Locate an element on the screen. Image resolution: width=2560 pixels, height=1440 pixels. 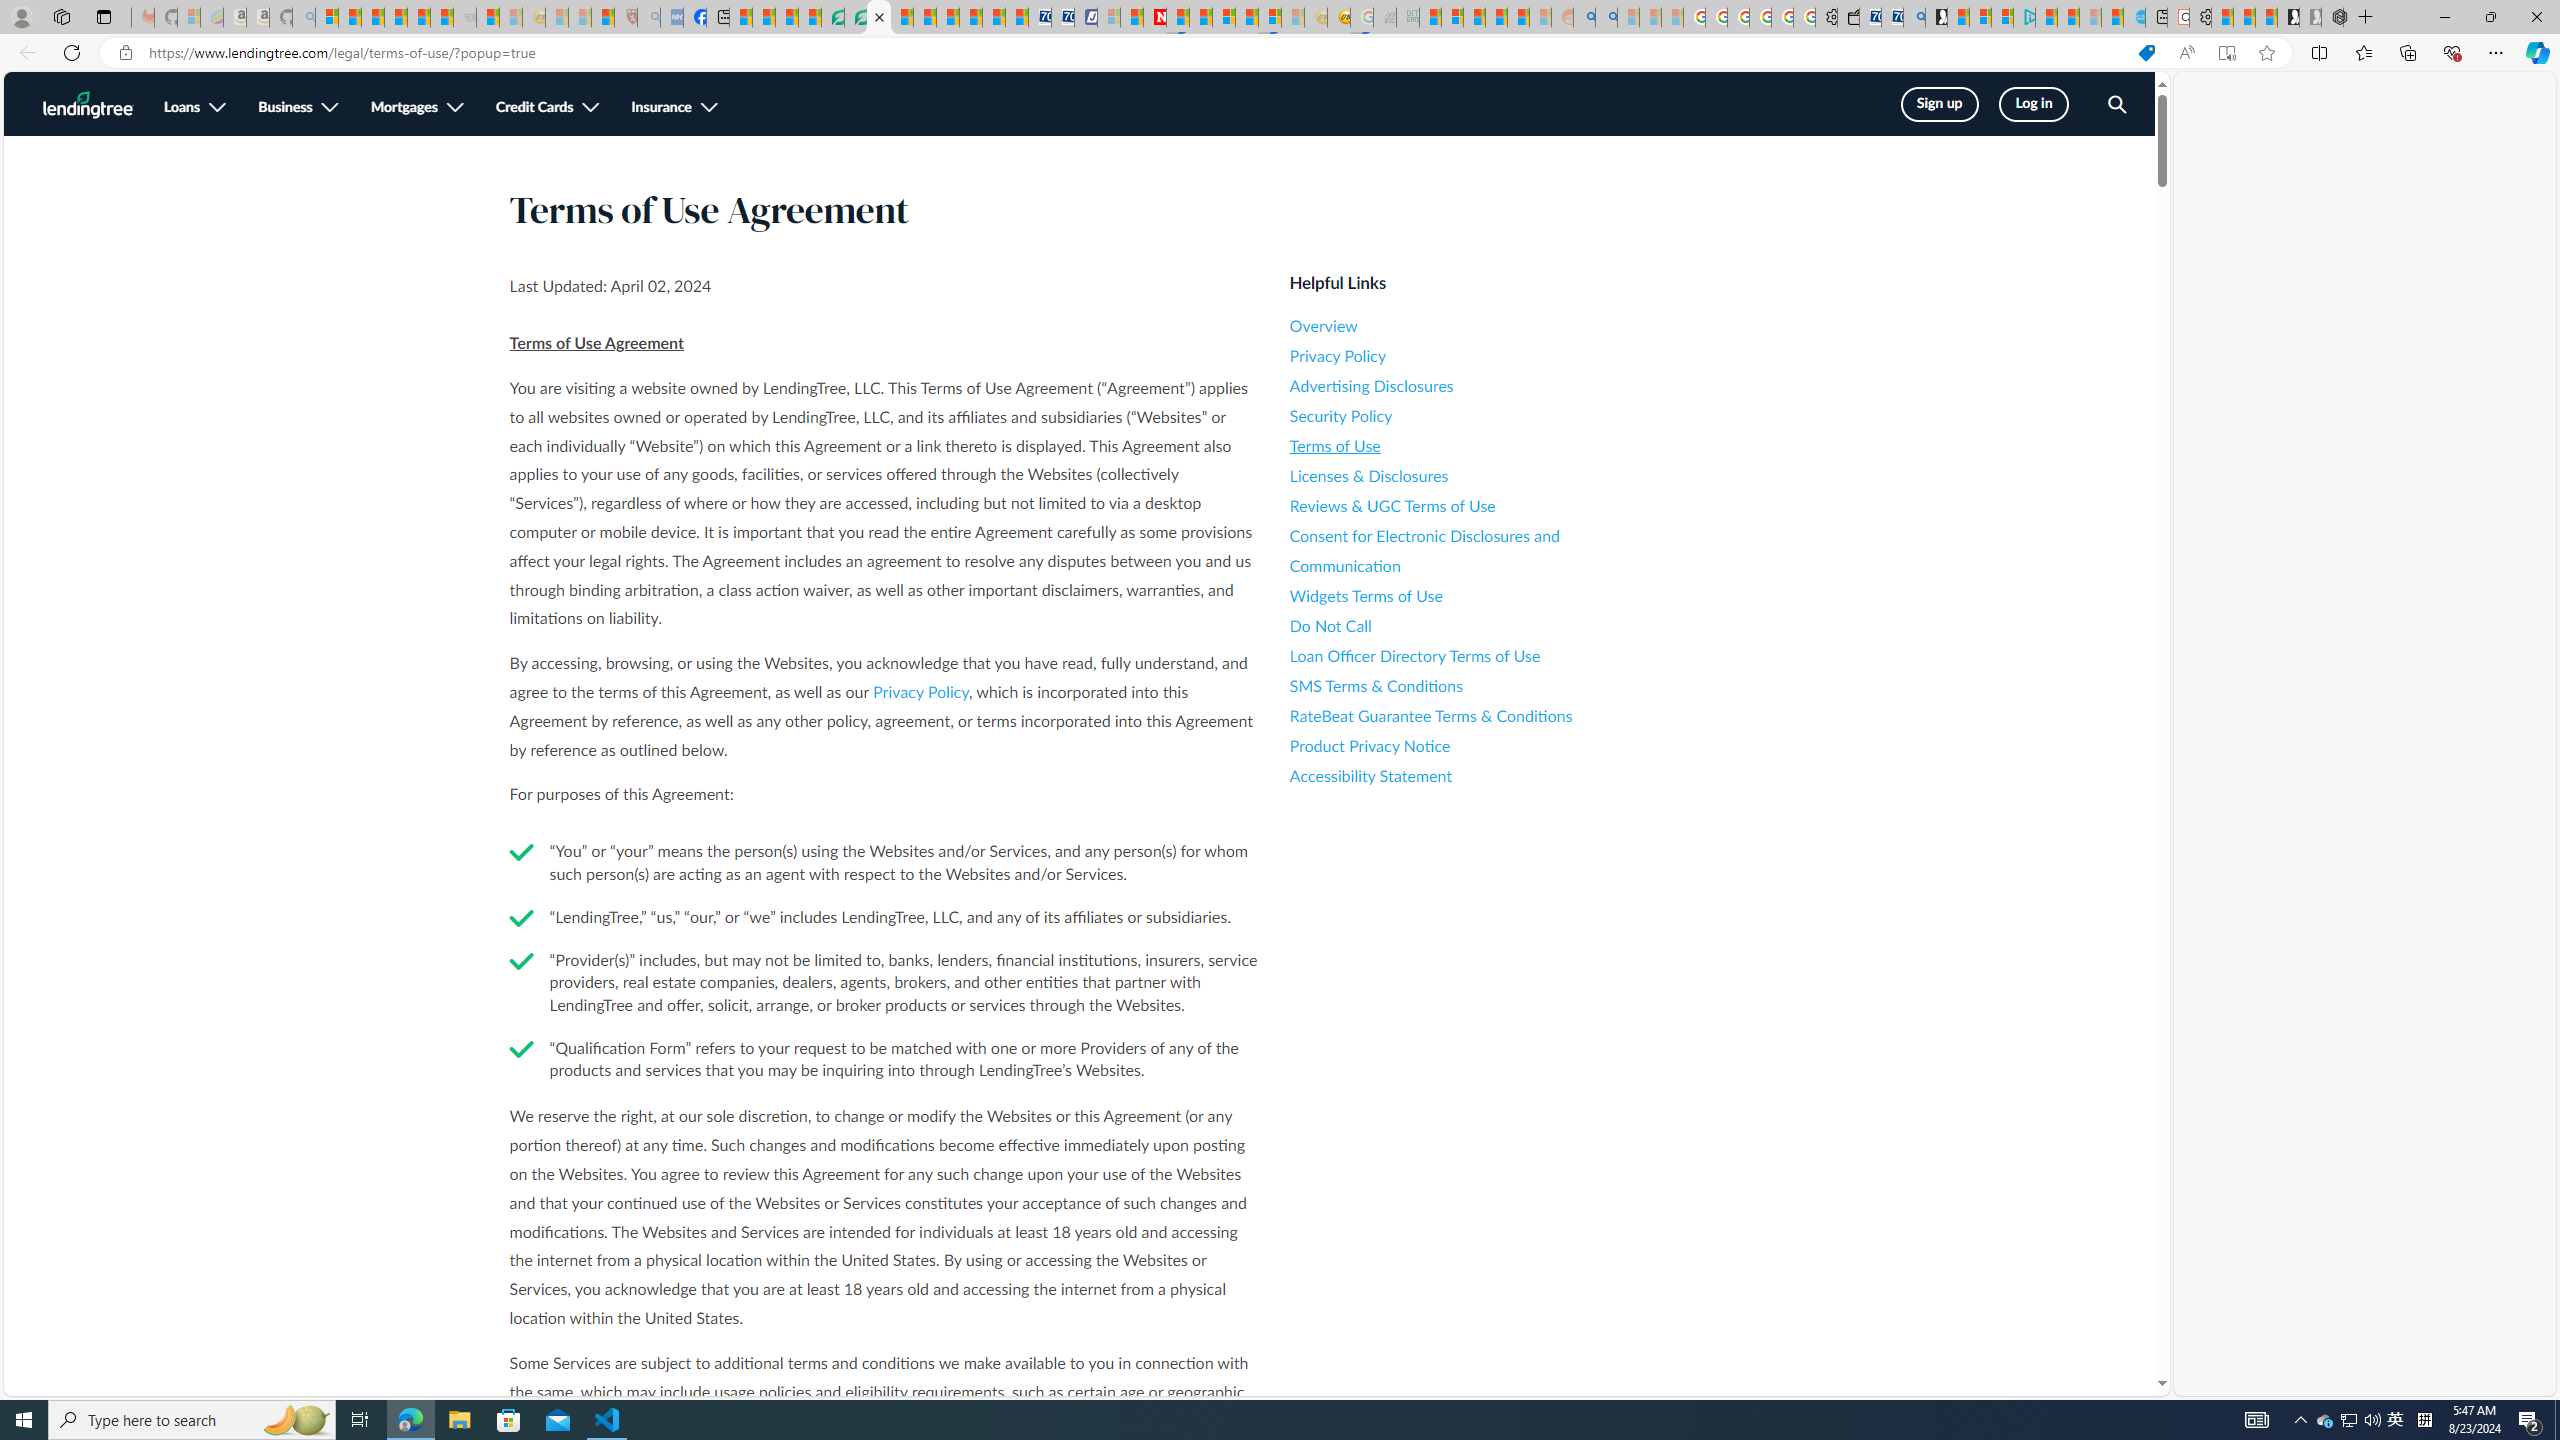
'Reviews & UGC Terms of Use' is located at coordinates (1469, 505).